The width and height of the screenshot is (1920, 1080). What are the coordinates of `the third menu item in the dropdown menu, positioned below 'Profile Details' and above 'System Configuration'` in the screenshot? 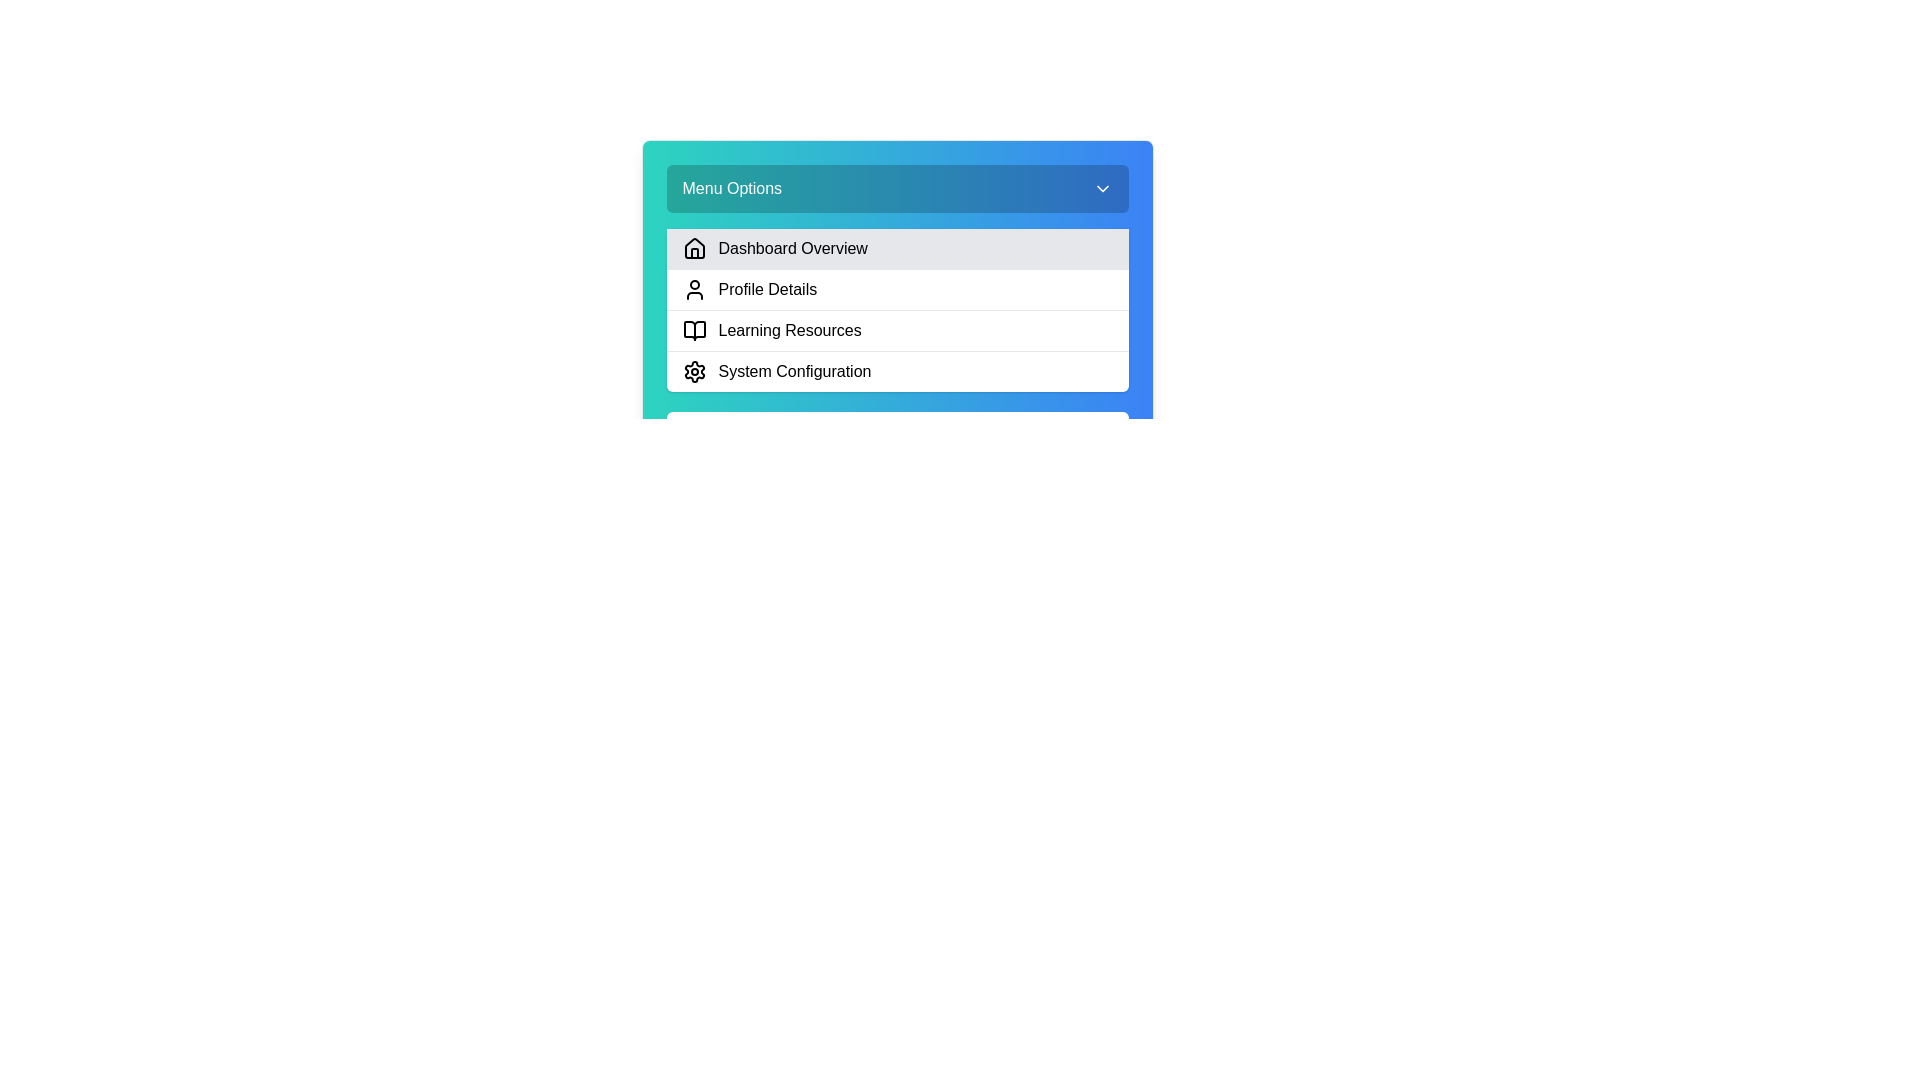 It's located at (896, 329).